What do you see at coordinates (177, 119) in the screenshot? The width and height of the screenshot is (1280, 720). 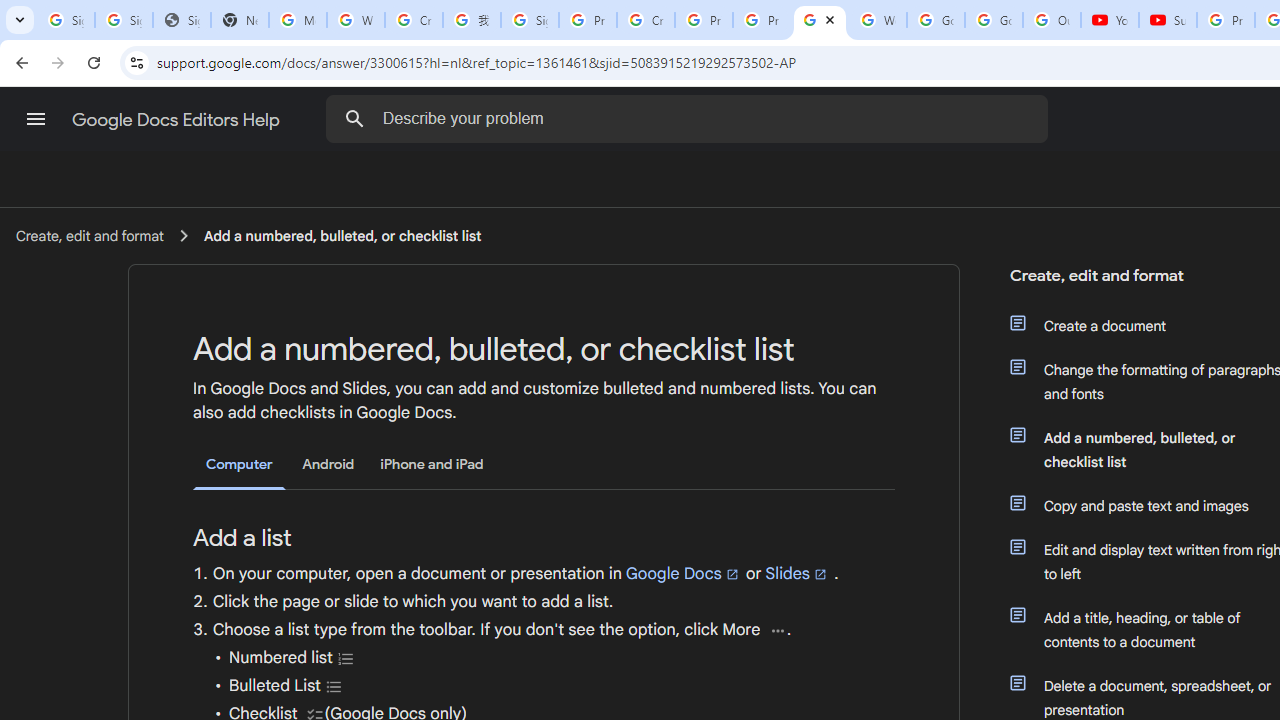 I see `'Google Docs Editors Help'` at bounding box center [177, 119].